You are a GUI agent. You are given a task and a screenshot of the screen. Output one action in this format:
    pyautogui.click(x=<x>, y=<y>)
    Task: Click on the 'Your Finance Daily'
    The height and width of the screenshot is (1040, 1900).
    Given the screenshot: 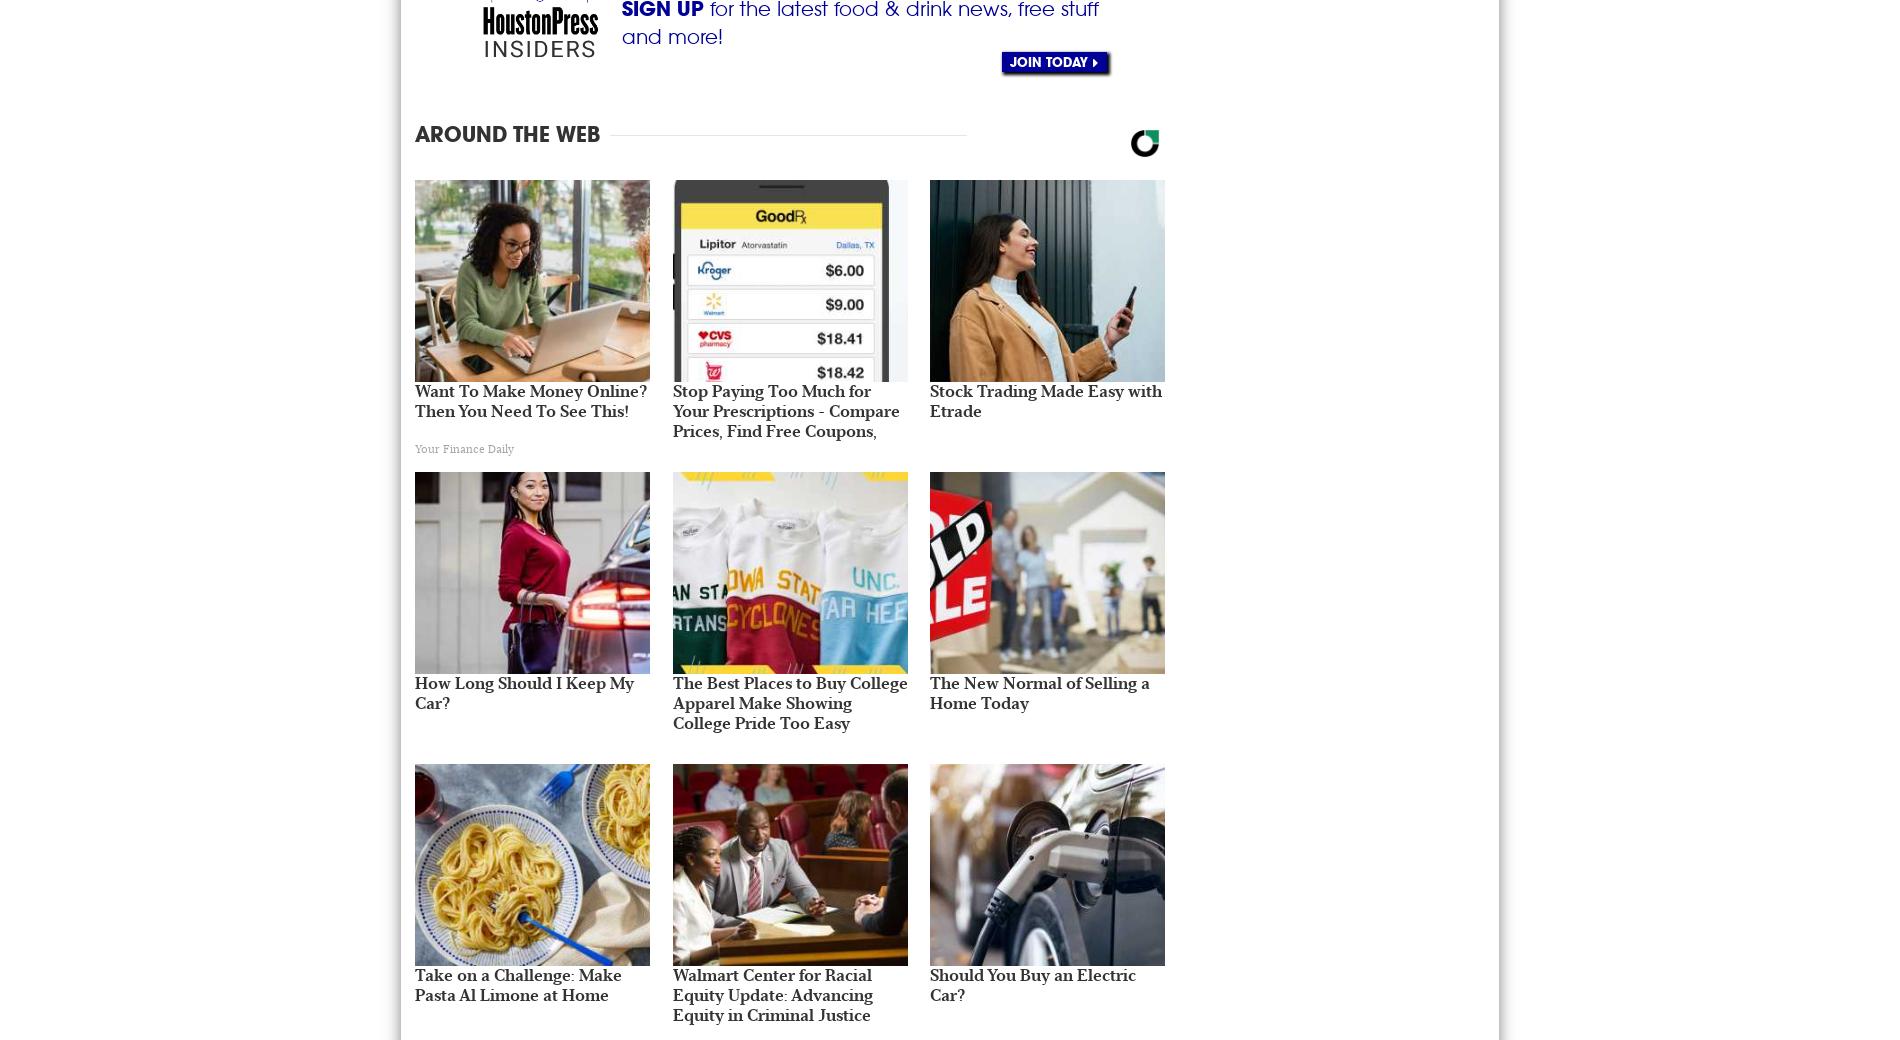 What is the action you would take?
    pyautogui.click(x=413, y=448)
    